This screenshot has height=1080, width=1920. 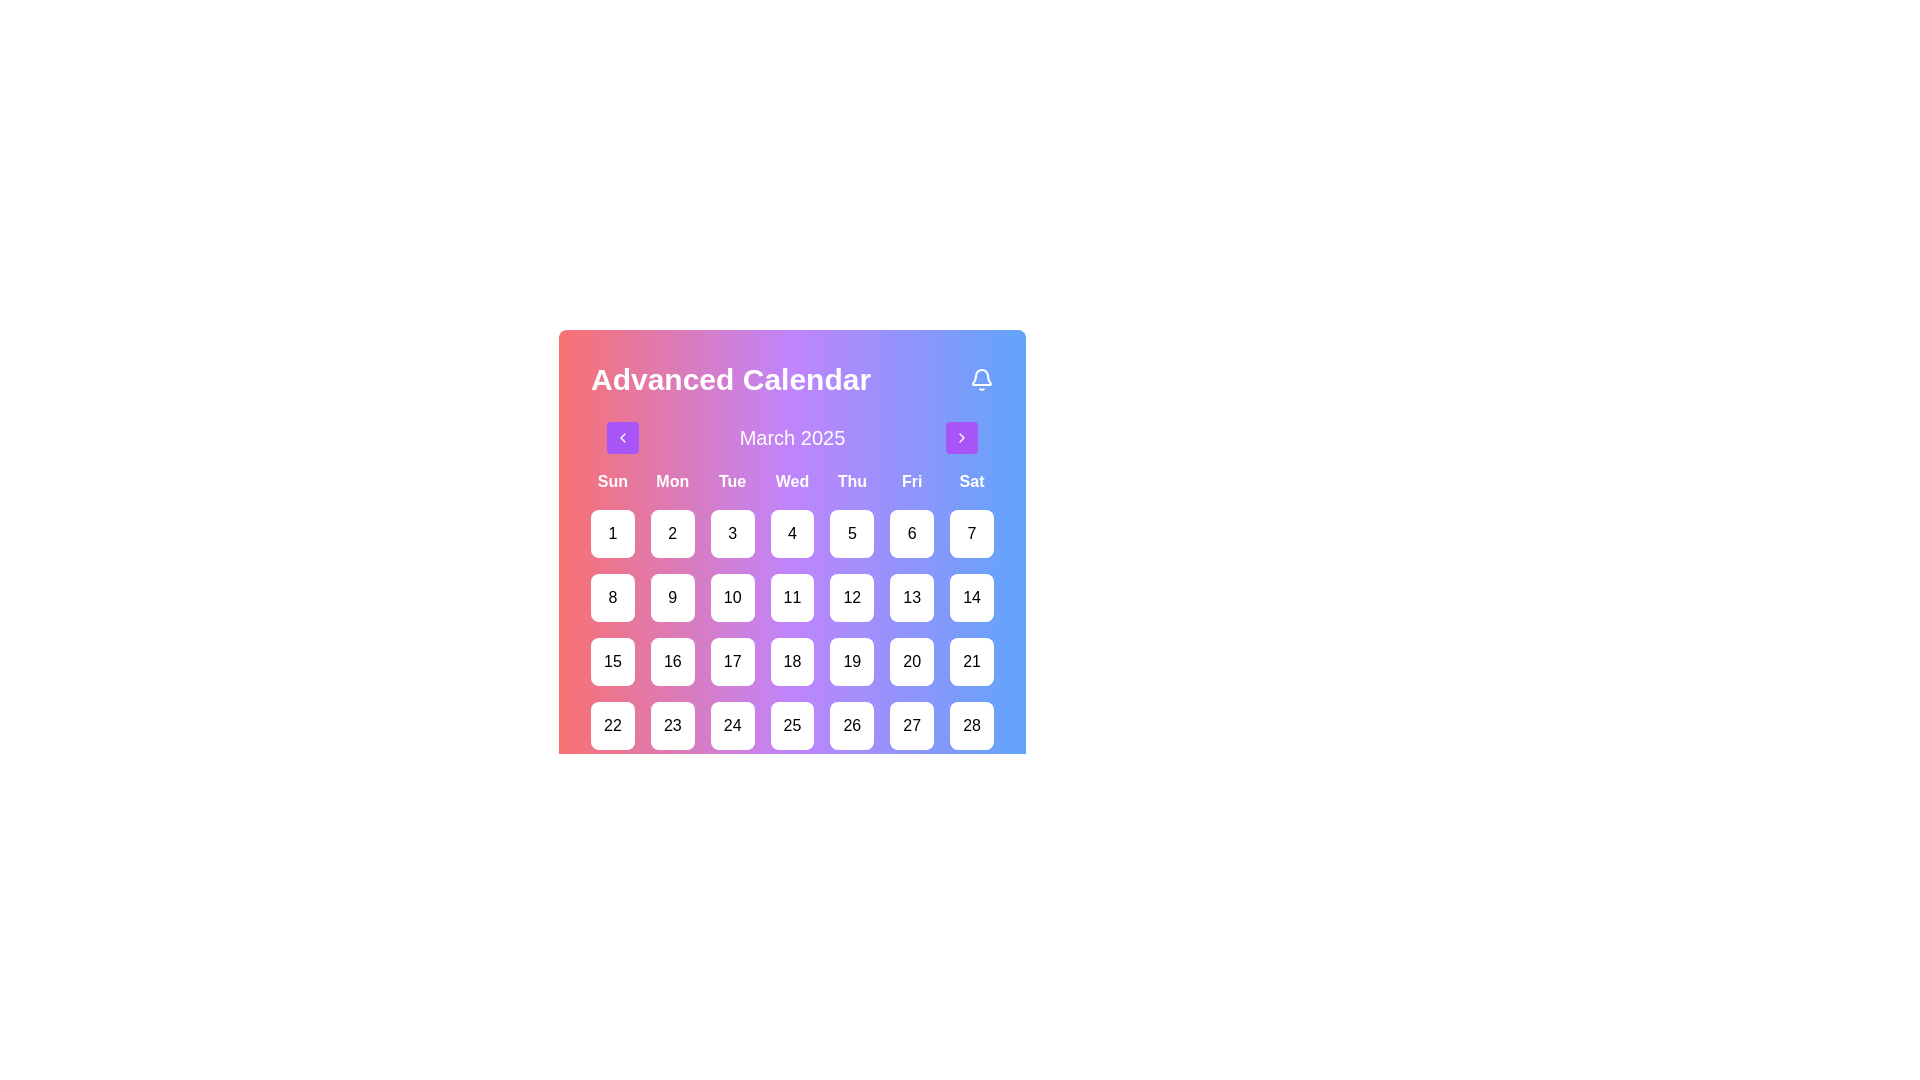 What do you see at coordinates (731, 662) in the screenshot?
I see `the Date cell in the calendar grid that displays the date "17", which is a rectangular button with rounded corners and is located at the third item in the fourth row of the grid` at bounding box center [731, 662].